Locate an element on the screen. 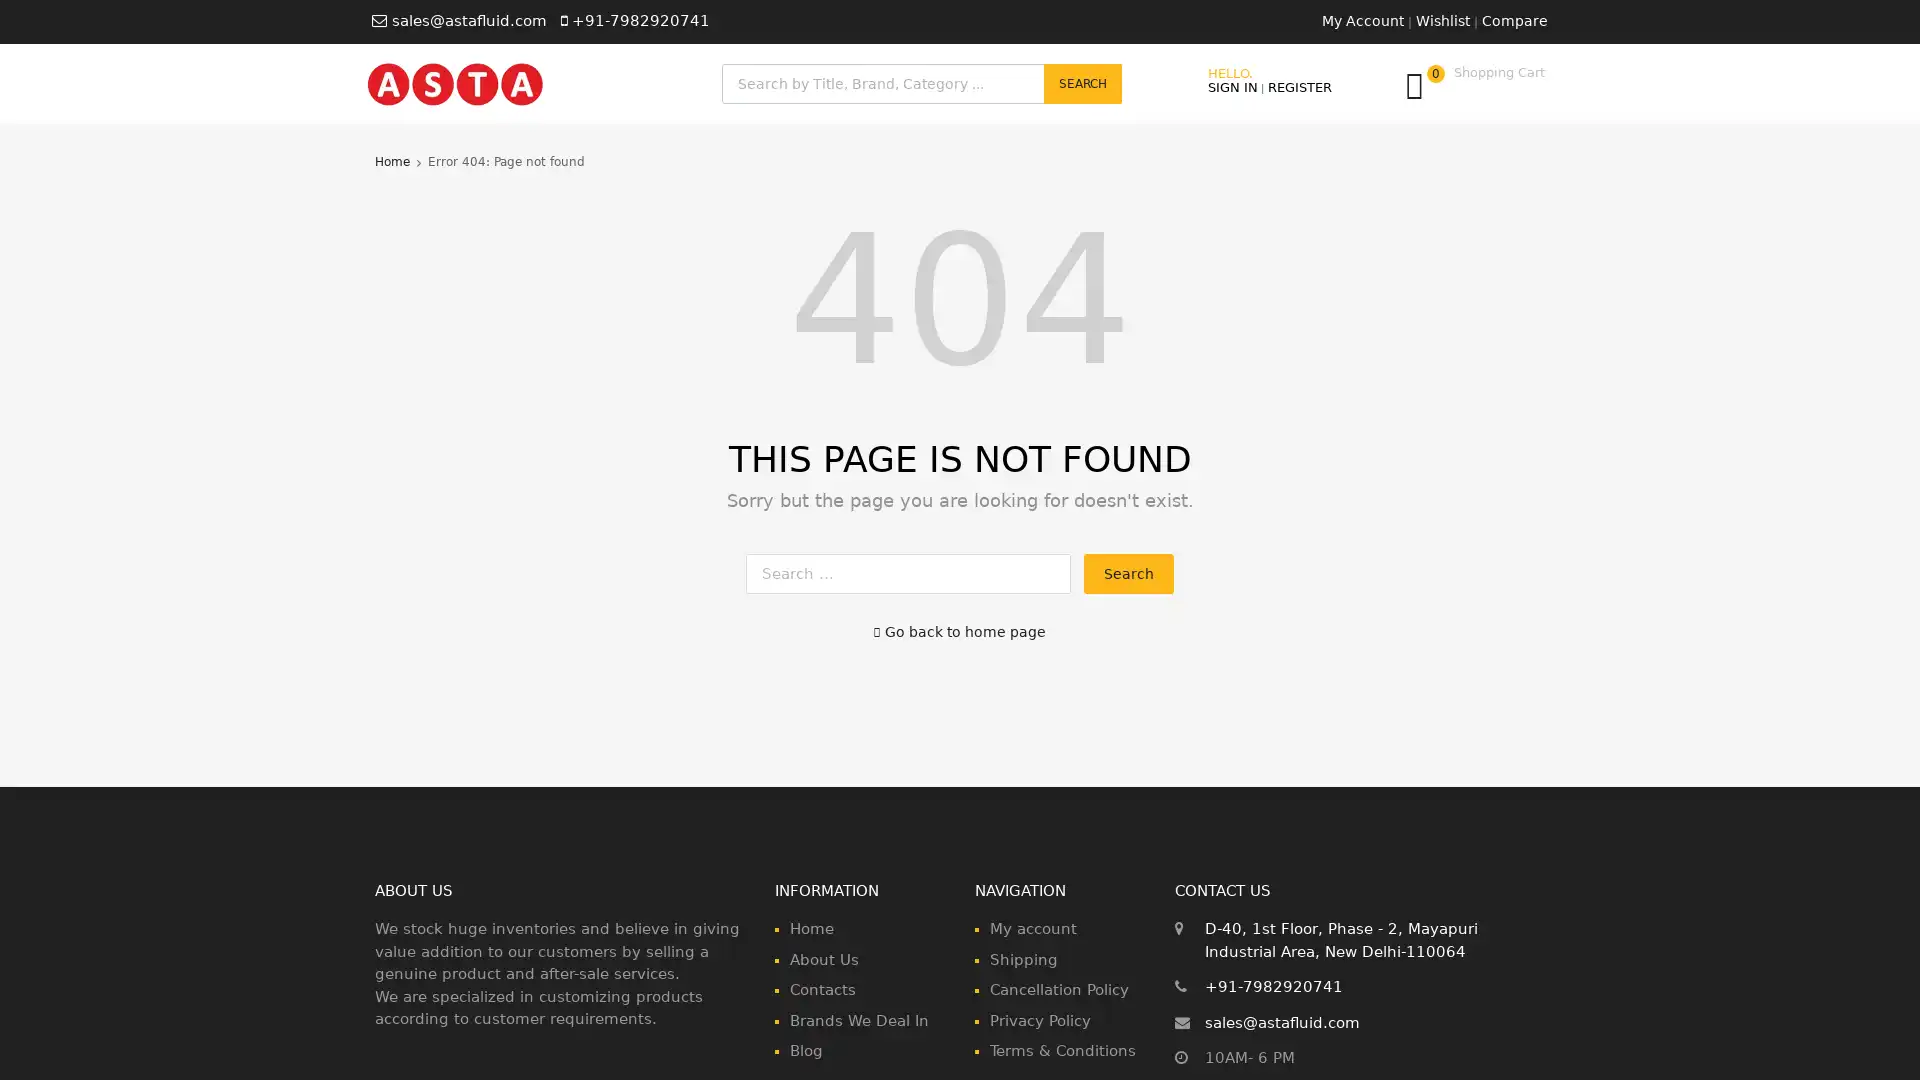 This screenshot has width=1920, height=1080. Search is located at coordinates (1082, 83).